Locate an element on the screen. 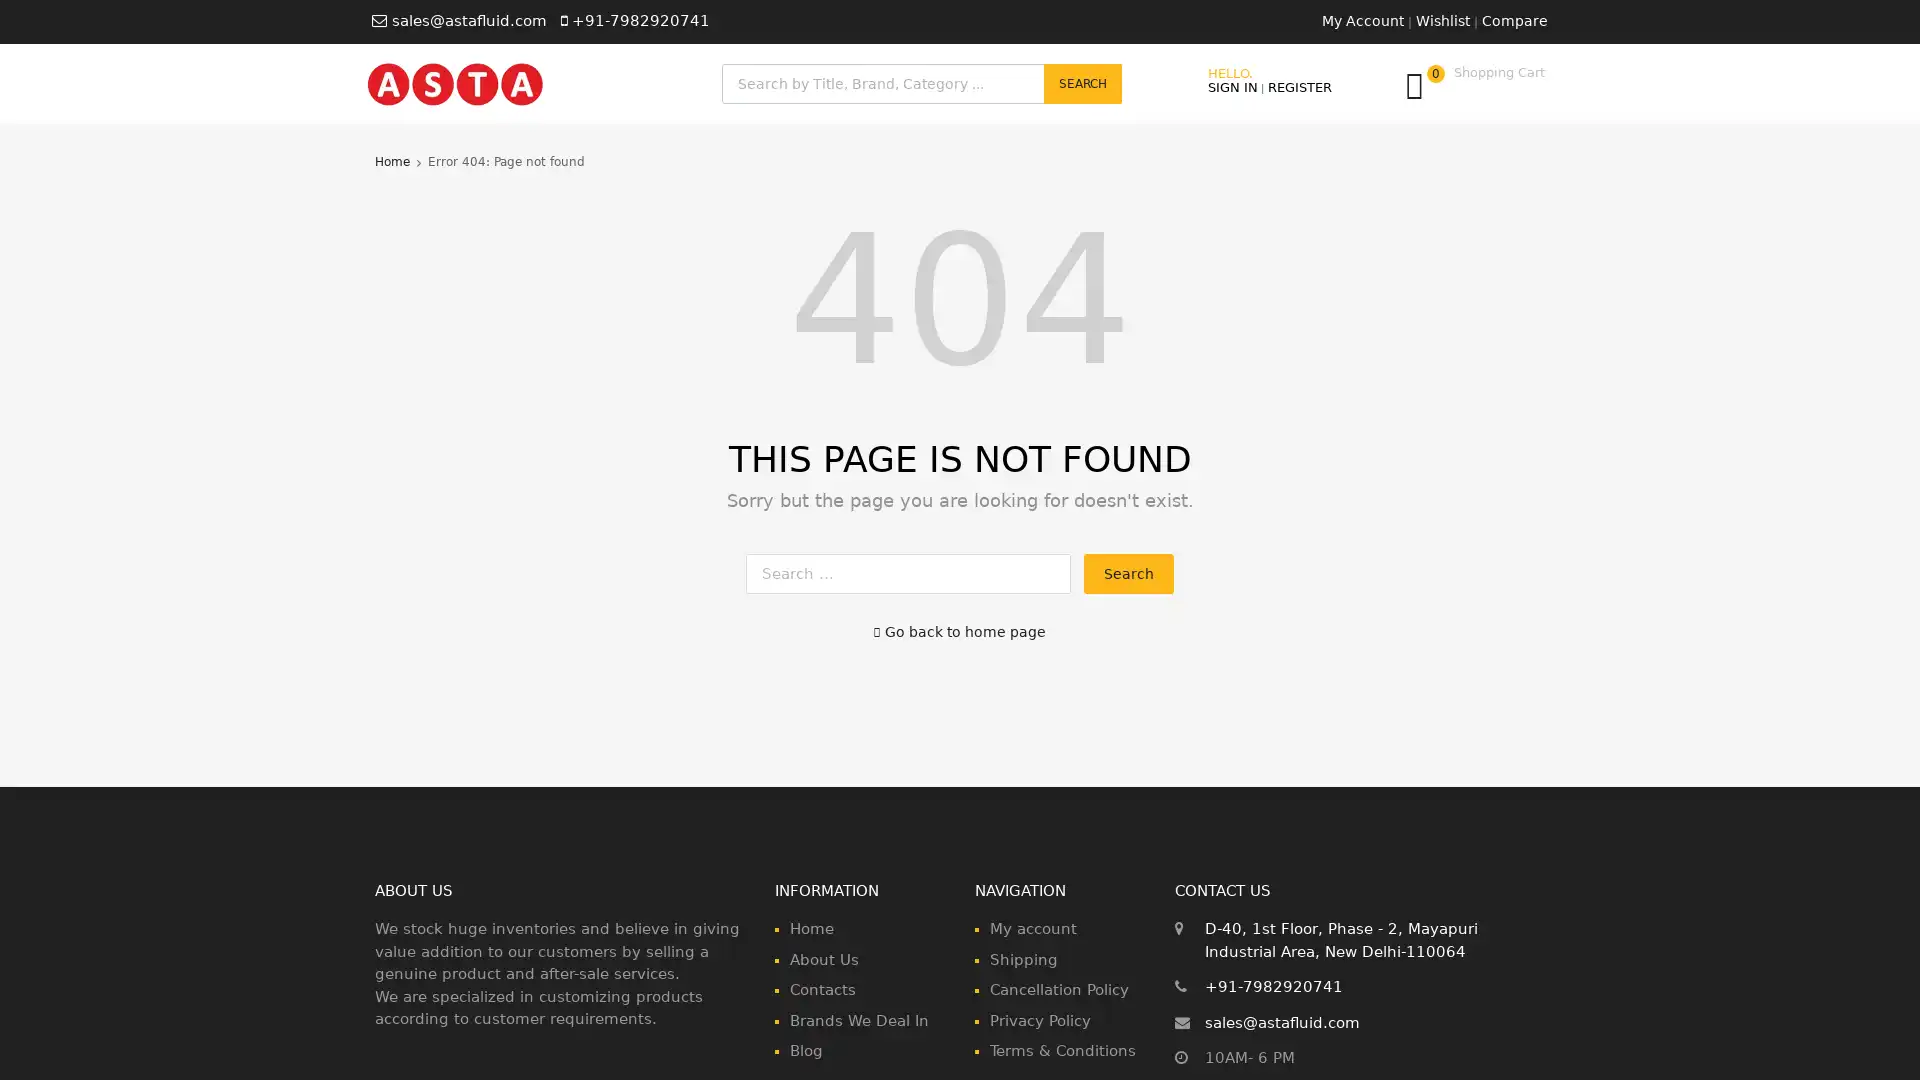 This screenshot has width=1920, height=1080. Search is located at coordinates (1082, 83).